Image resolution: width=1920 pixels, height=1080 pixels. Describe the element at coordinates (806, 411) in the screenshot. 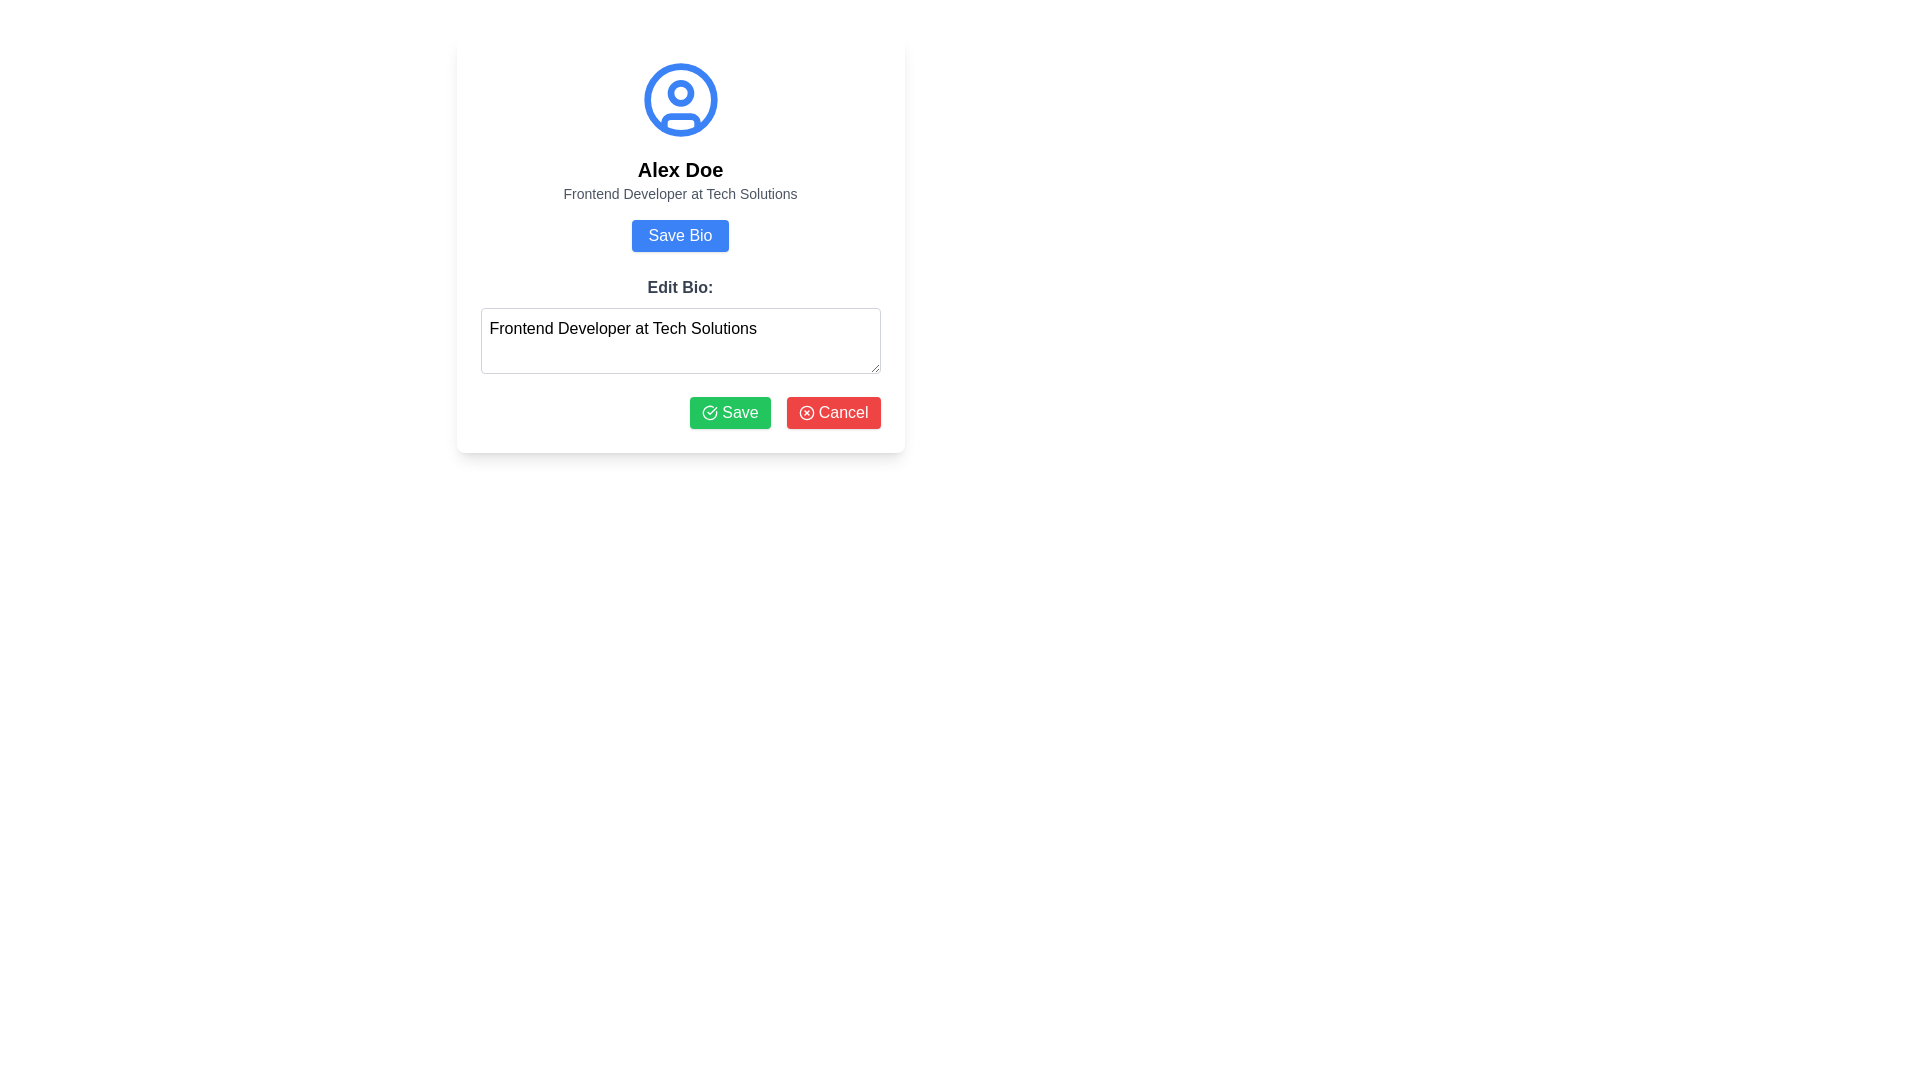

I see `the decorative circle SVG graphic that indicates a 'close' or 'cancel' action, located in the center-right area of the layout` at that location.